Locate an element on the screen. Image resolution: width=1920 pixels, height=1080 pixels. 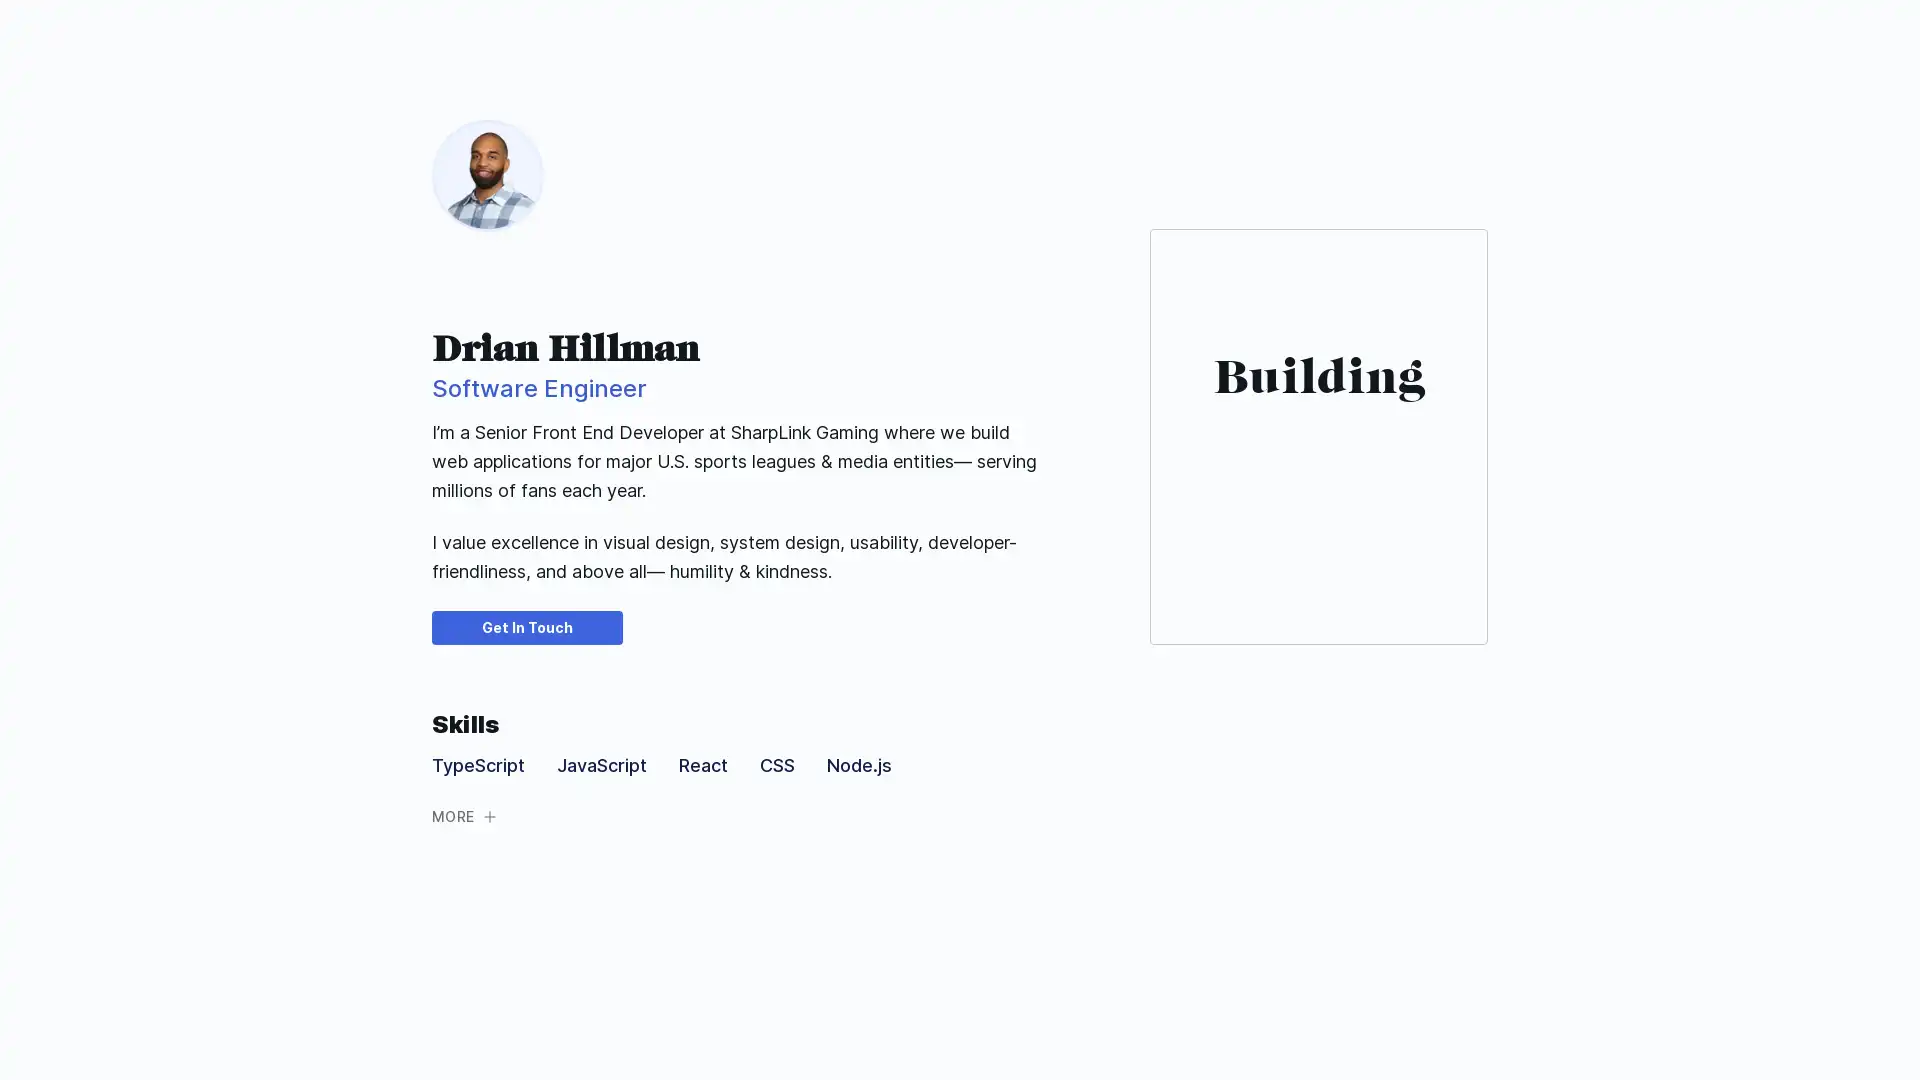
Get In Touch is located at coordinates (527, 626).